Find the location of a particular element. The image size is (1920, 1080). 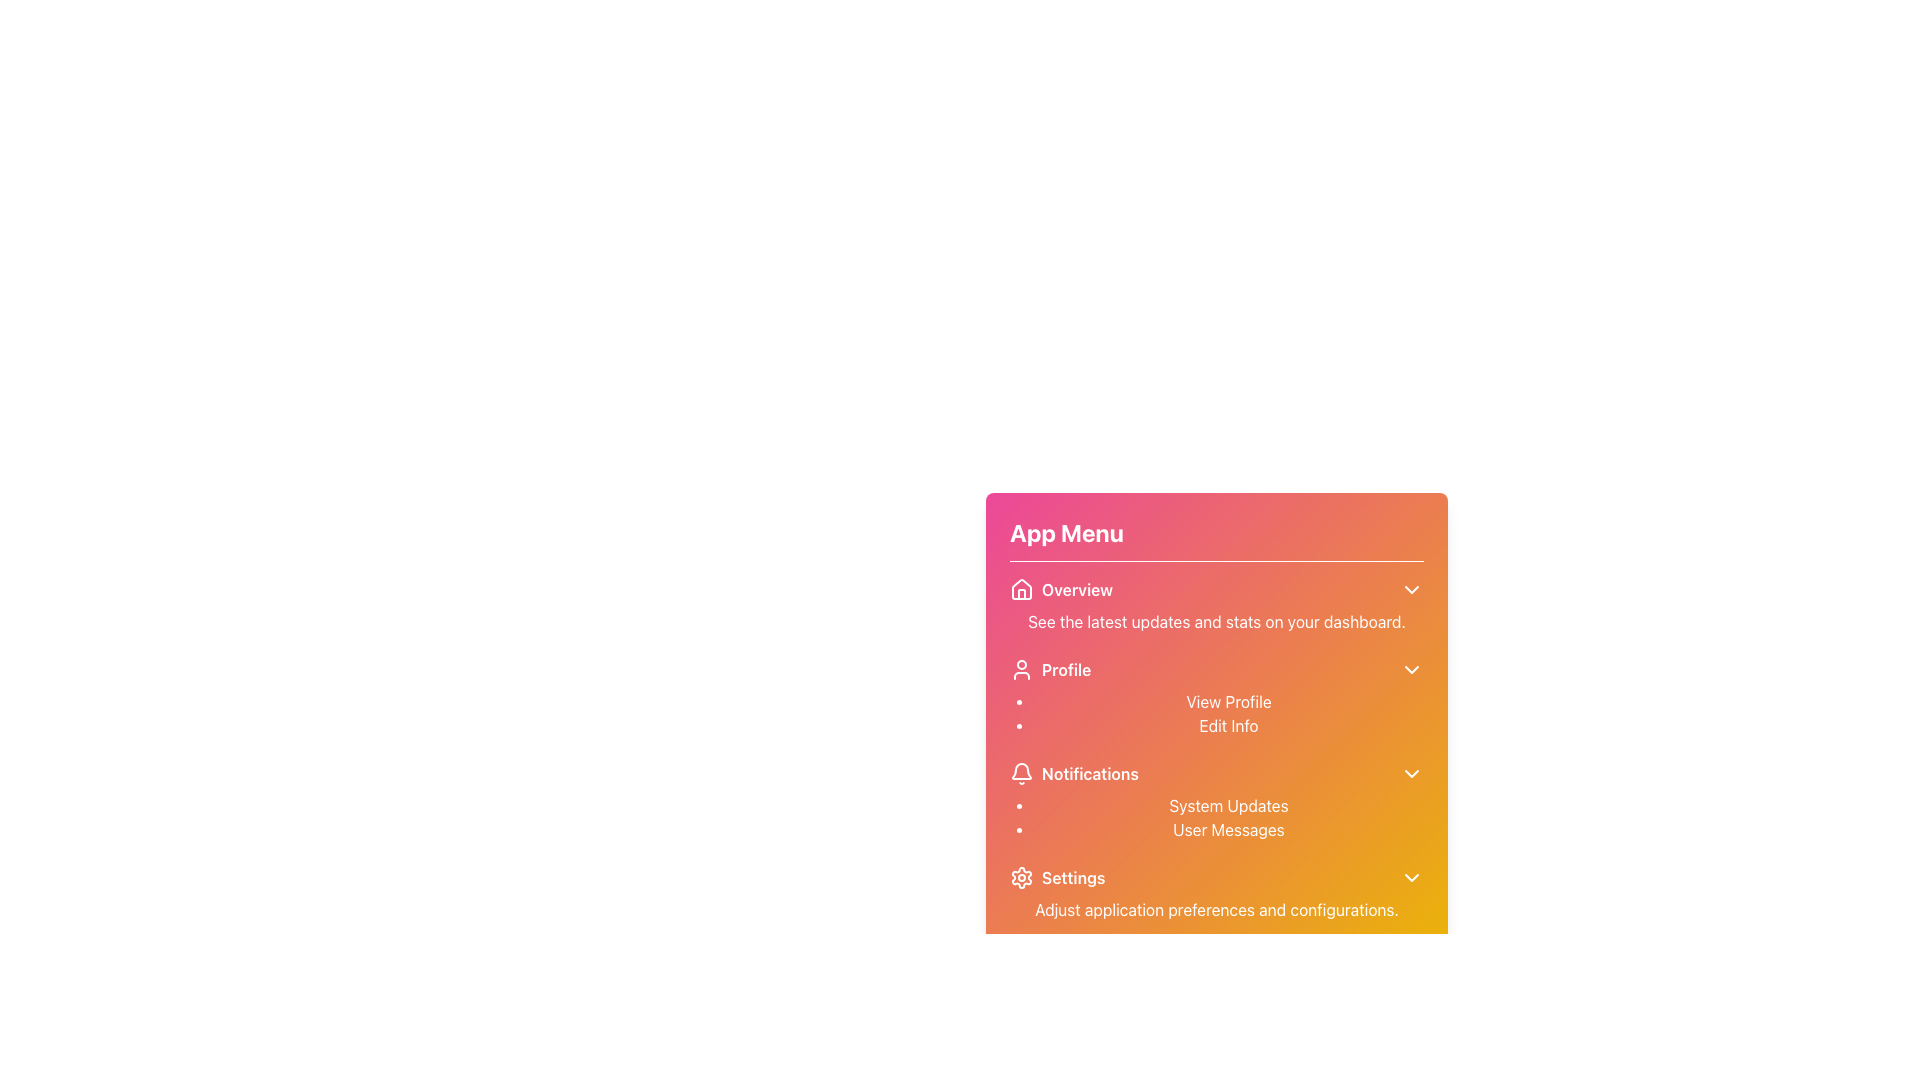

the 'Profile' menu item, which consists of a user icon followed by bold white text on a gradient background, located directly below the 'Overview' menu item is located at coordinates (1049, 670).